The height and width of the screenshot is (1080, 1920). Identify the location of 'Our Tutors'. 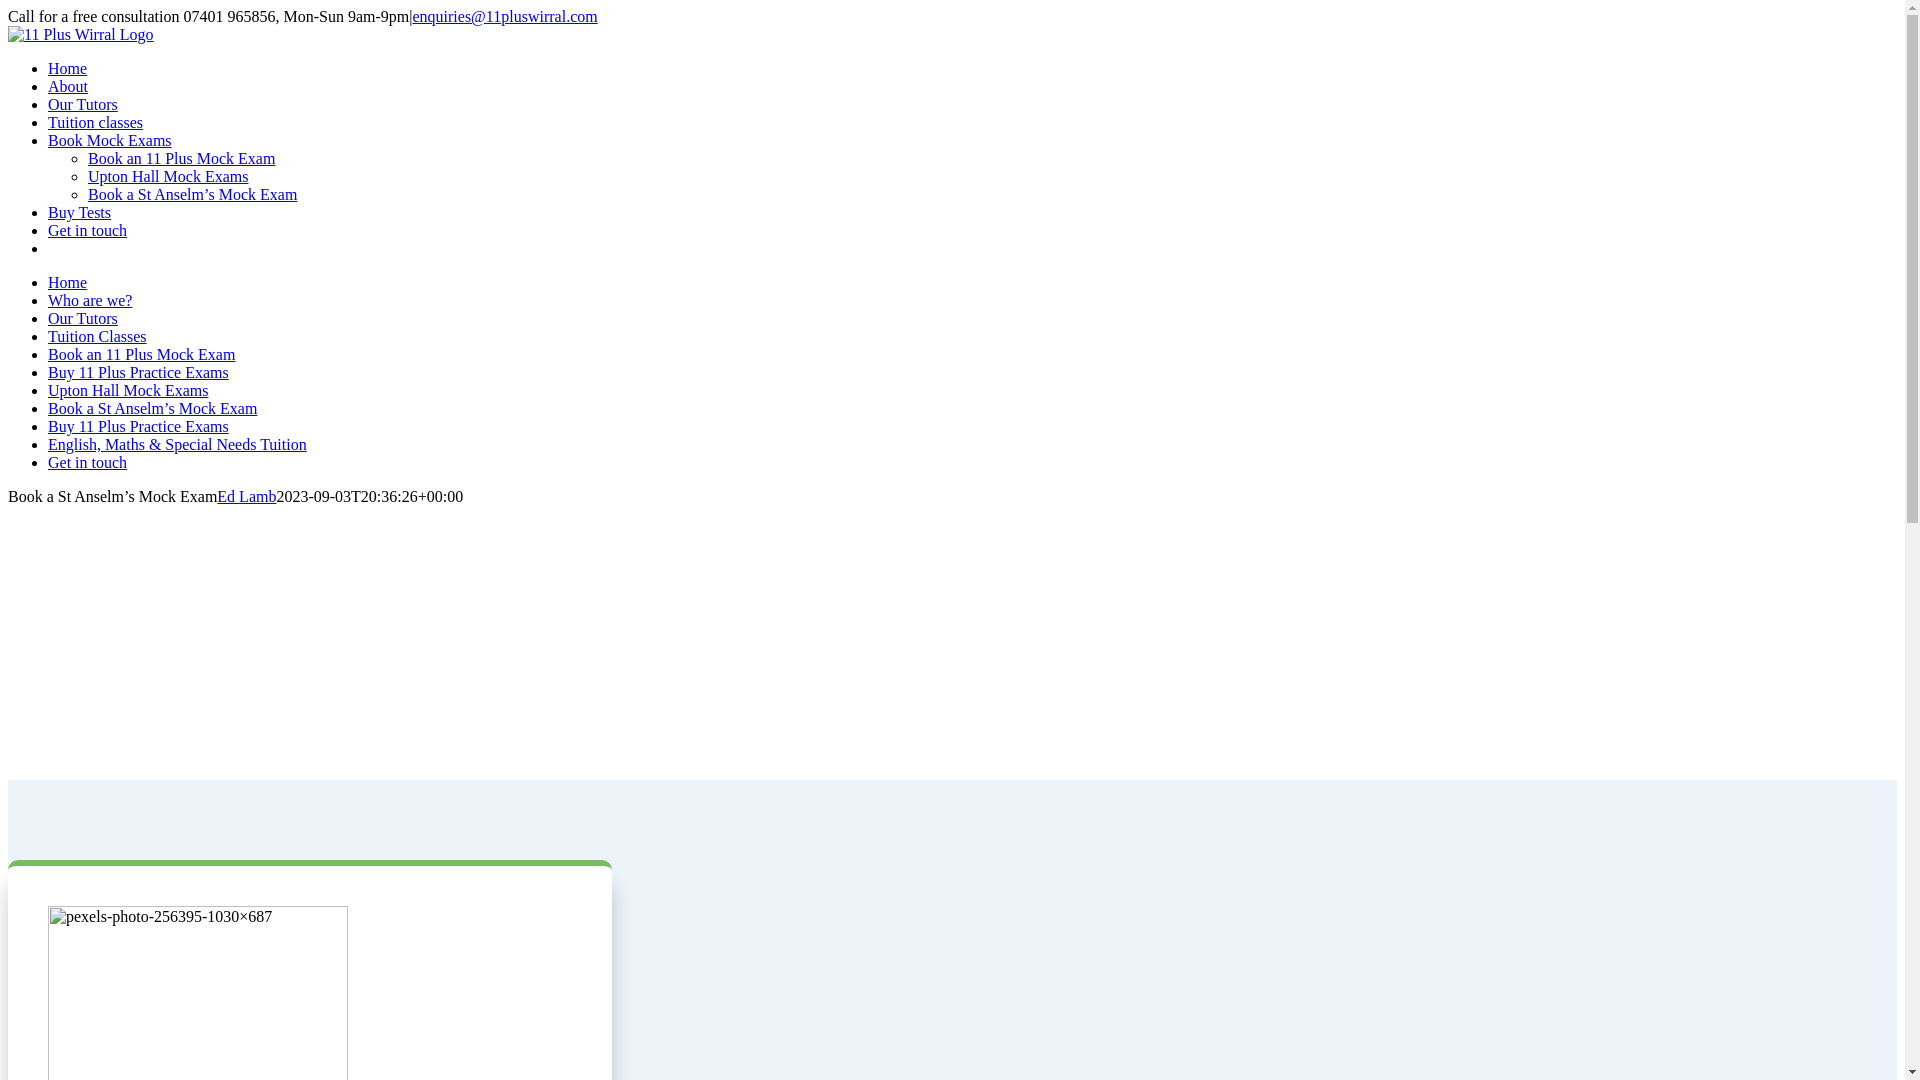
(81, 104).